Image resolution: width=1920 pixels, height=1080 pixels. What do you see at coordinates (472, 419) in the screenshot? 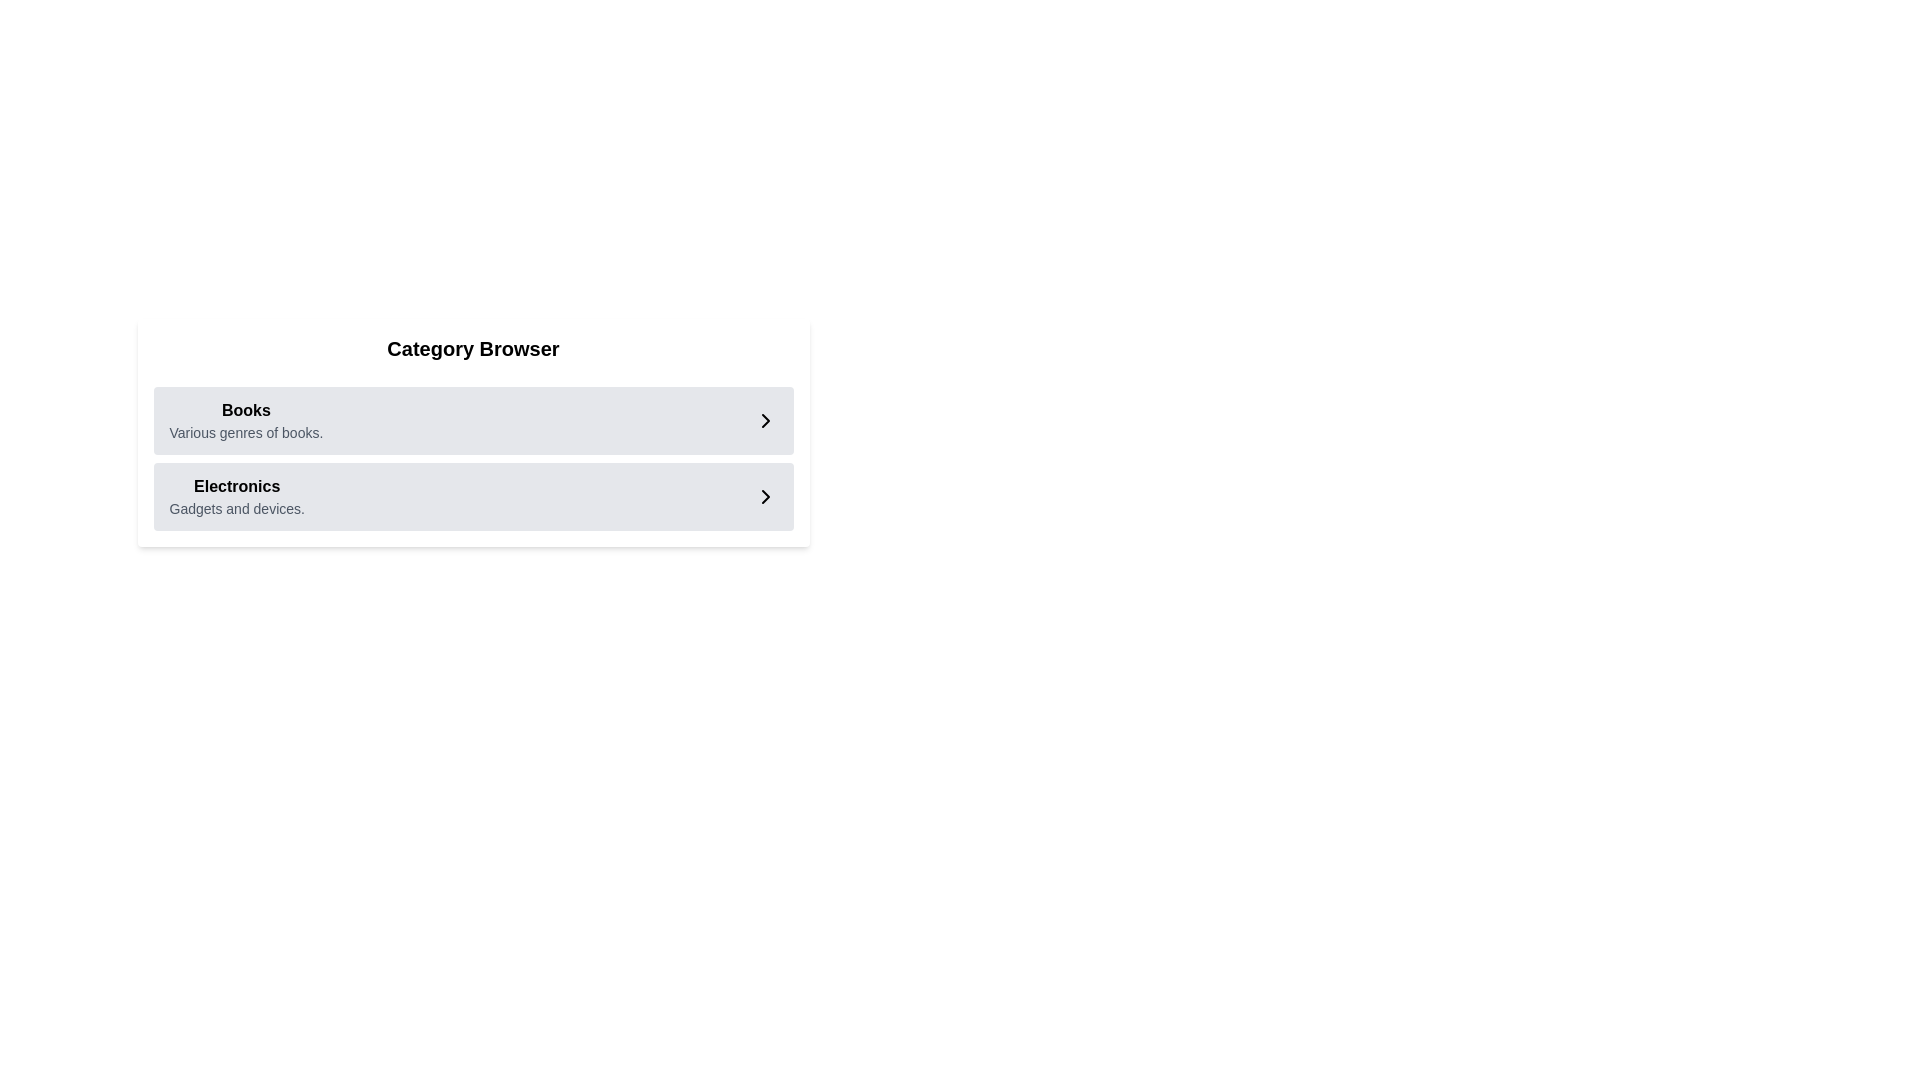
I see `the first listed item in the 'Category Browser'` at bounding box center [472, 419].